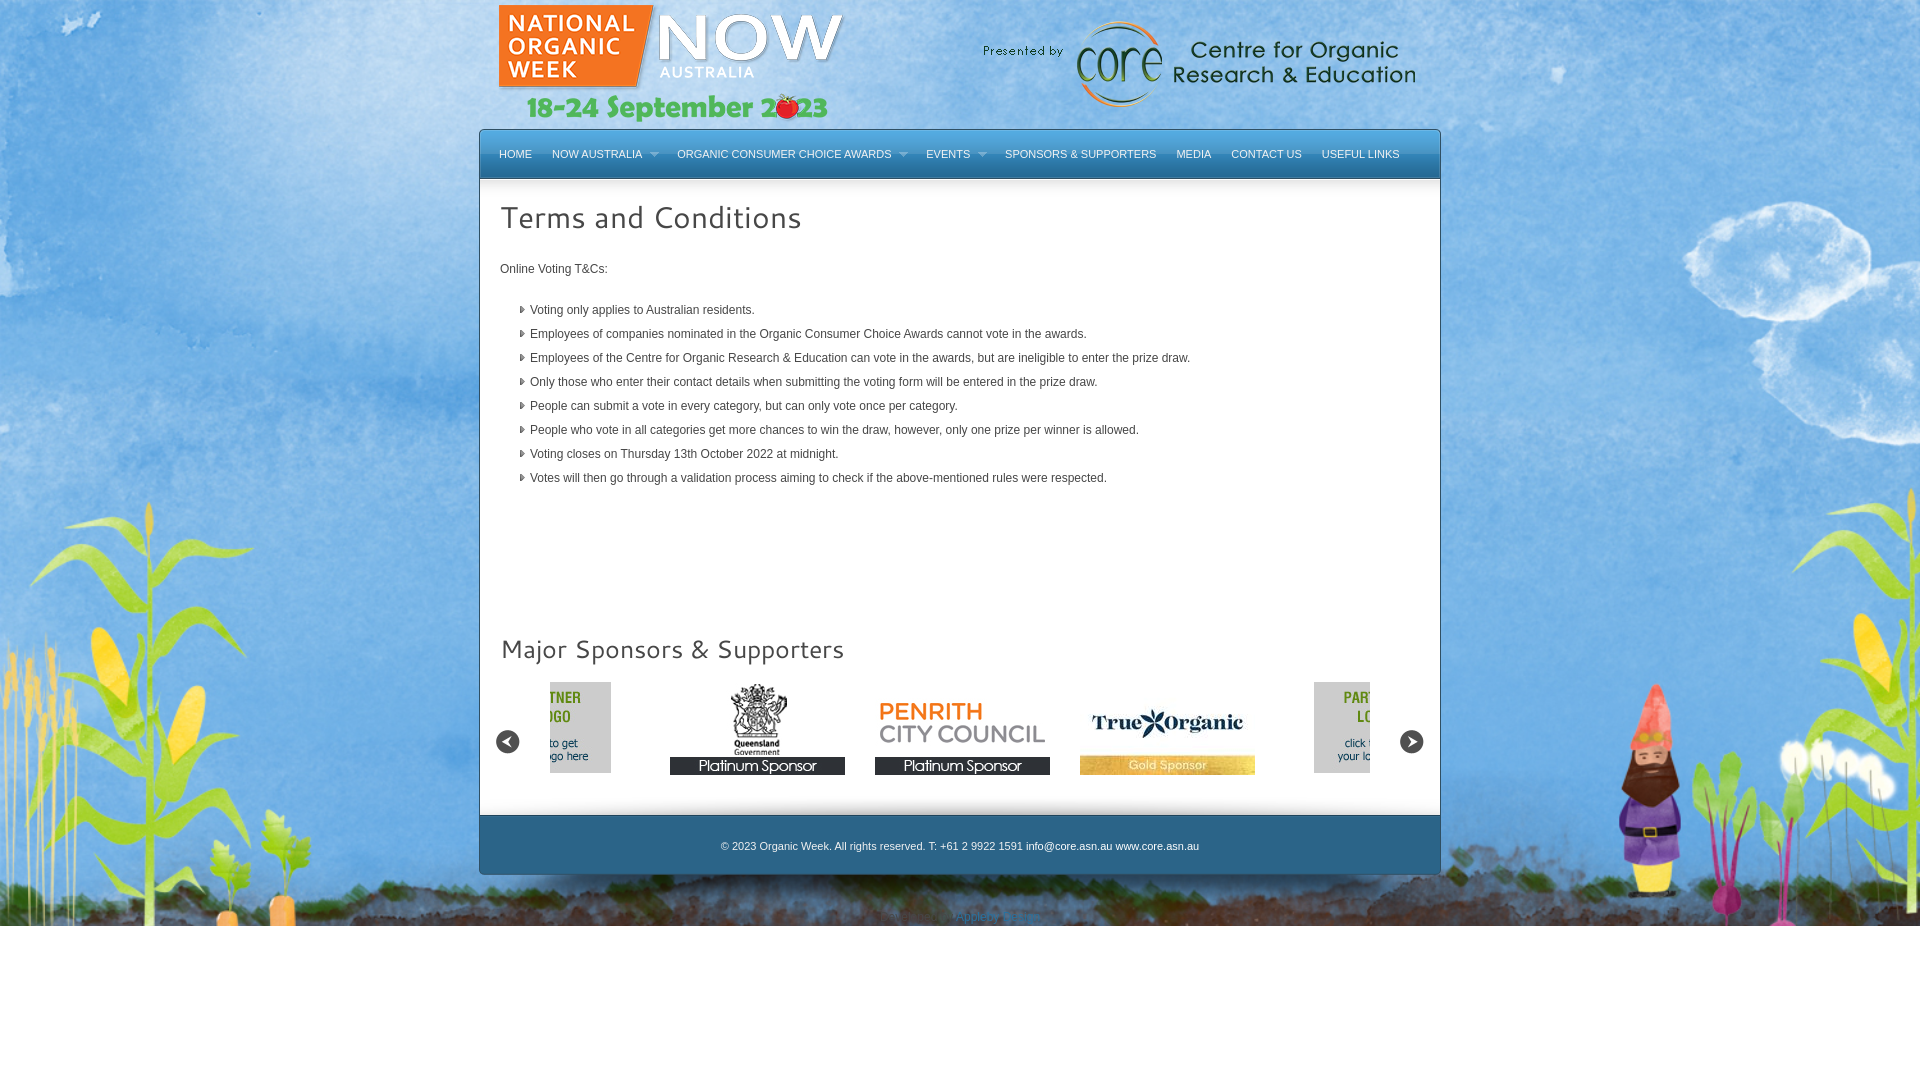 This screenshot has height=1080, width=1920. What do you see at coordinates (515, 152) in the screenshot?
I see `'HOME'` at bounding box center [515, 152].